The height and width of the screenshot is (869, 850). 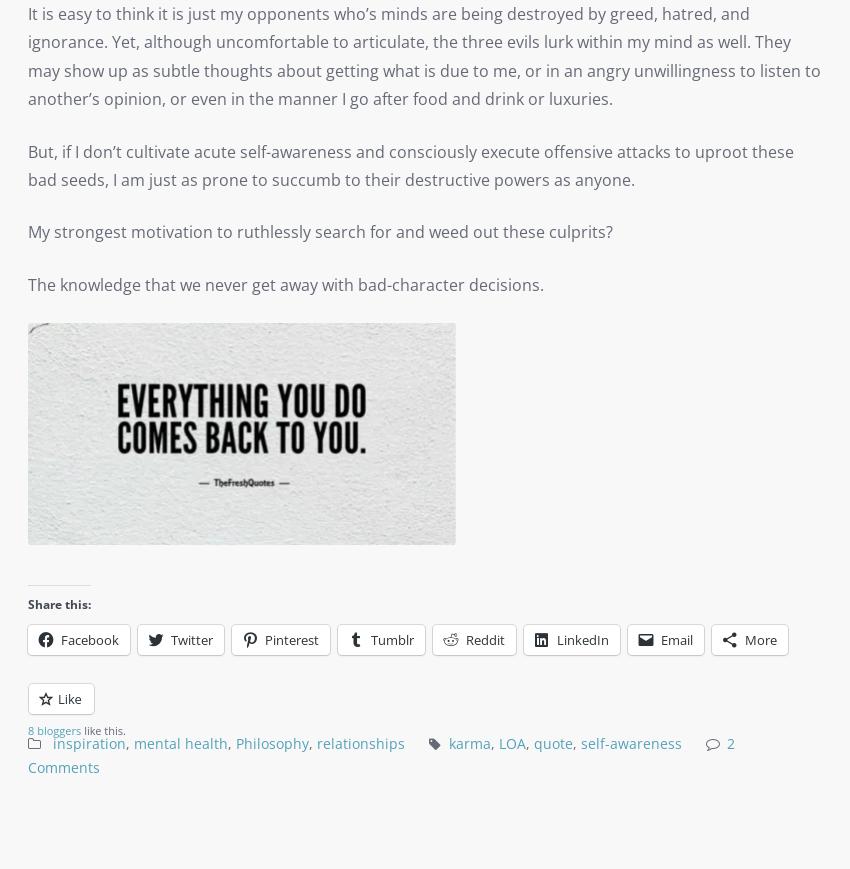 I want to click on 'mental health', so click(x=179, y=742).